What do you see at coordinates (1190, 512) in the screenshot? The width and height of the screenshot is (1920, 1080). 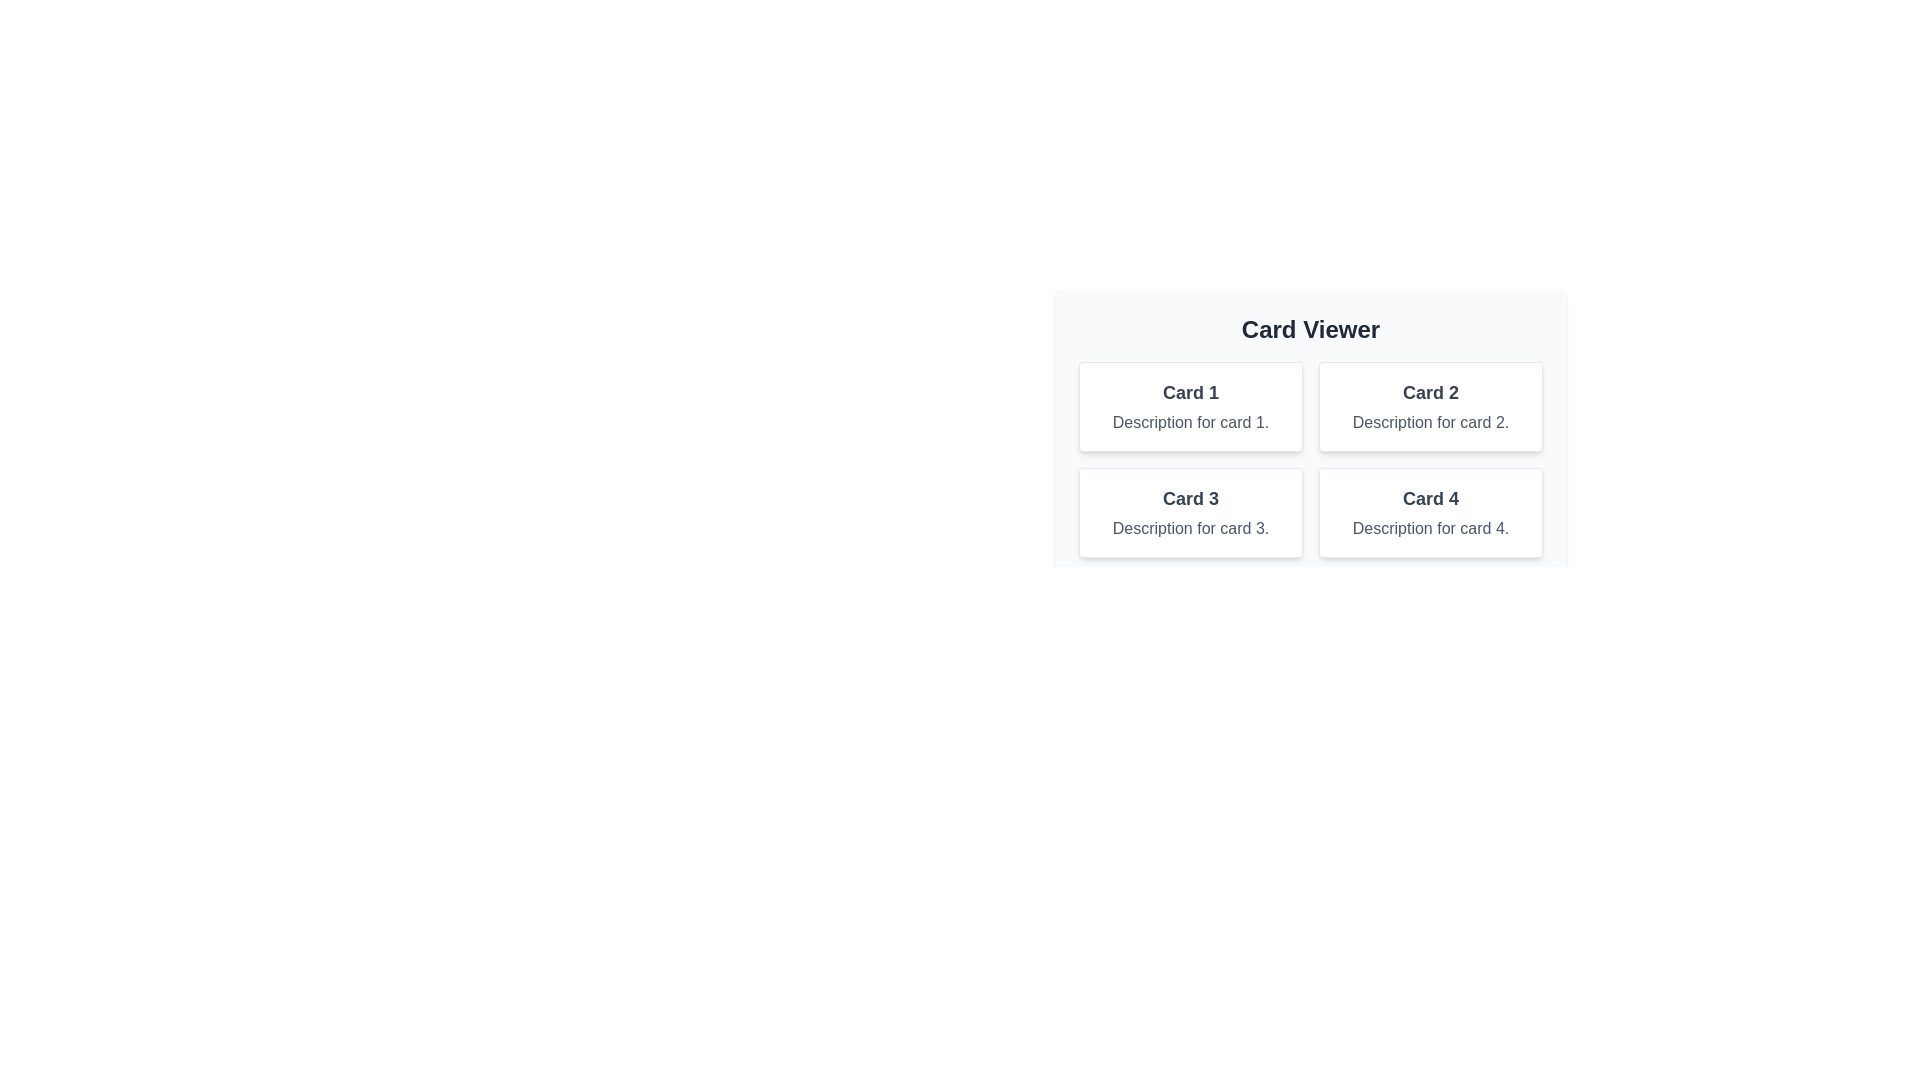 I see `the card labeled 'Card 3' which is located in the bottom-left quadrant of the grid layout` at bounding box center [1190, 512].